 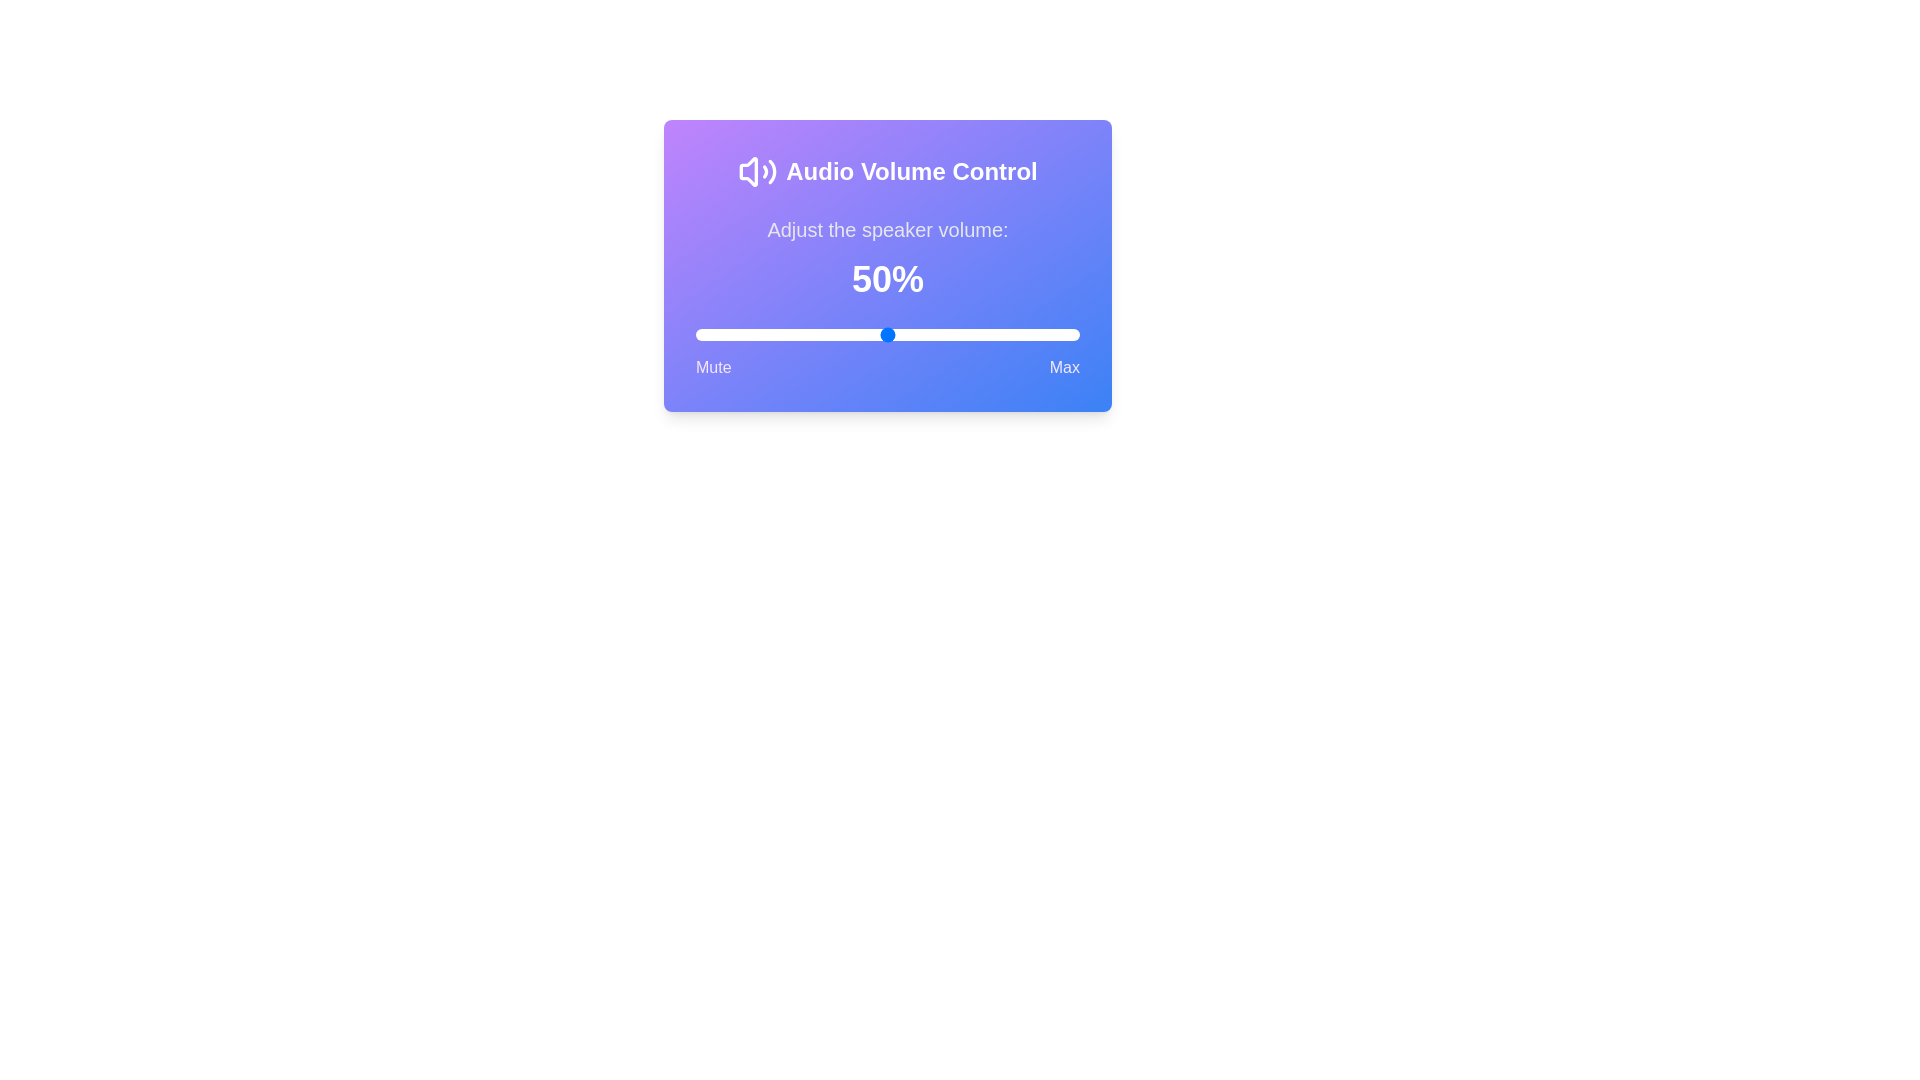 What do you see at coordinates (983, 334) in the screenshot?
I see `the volume slider to 75%` at bounding box center [983, 334].